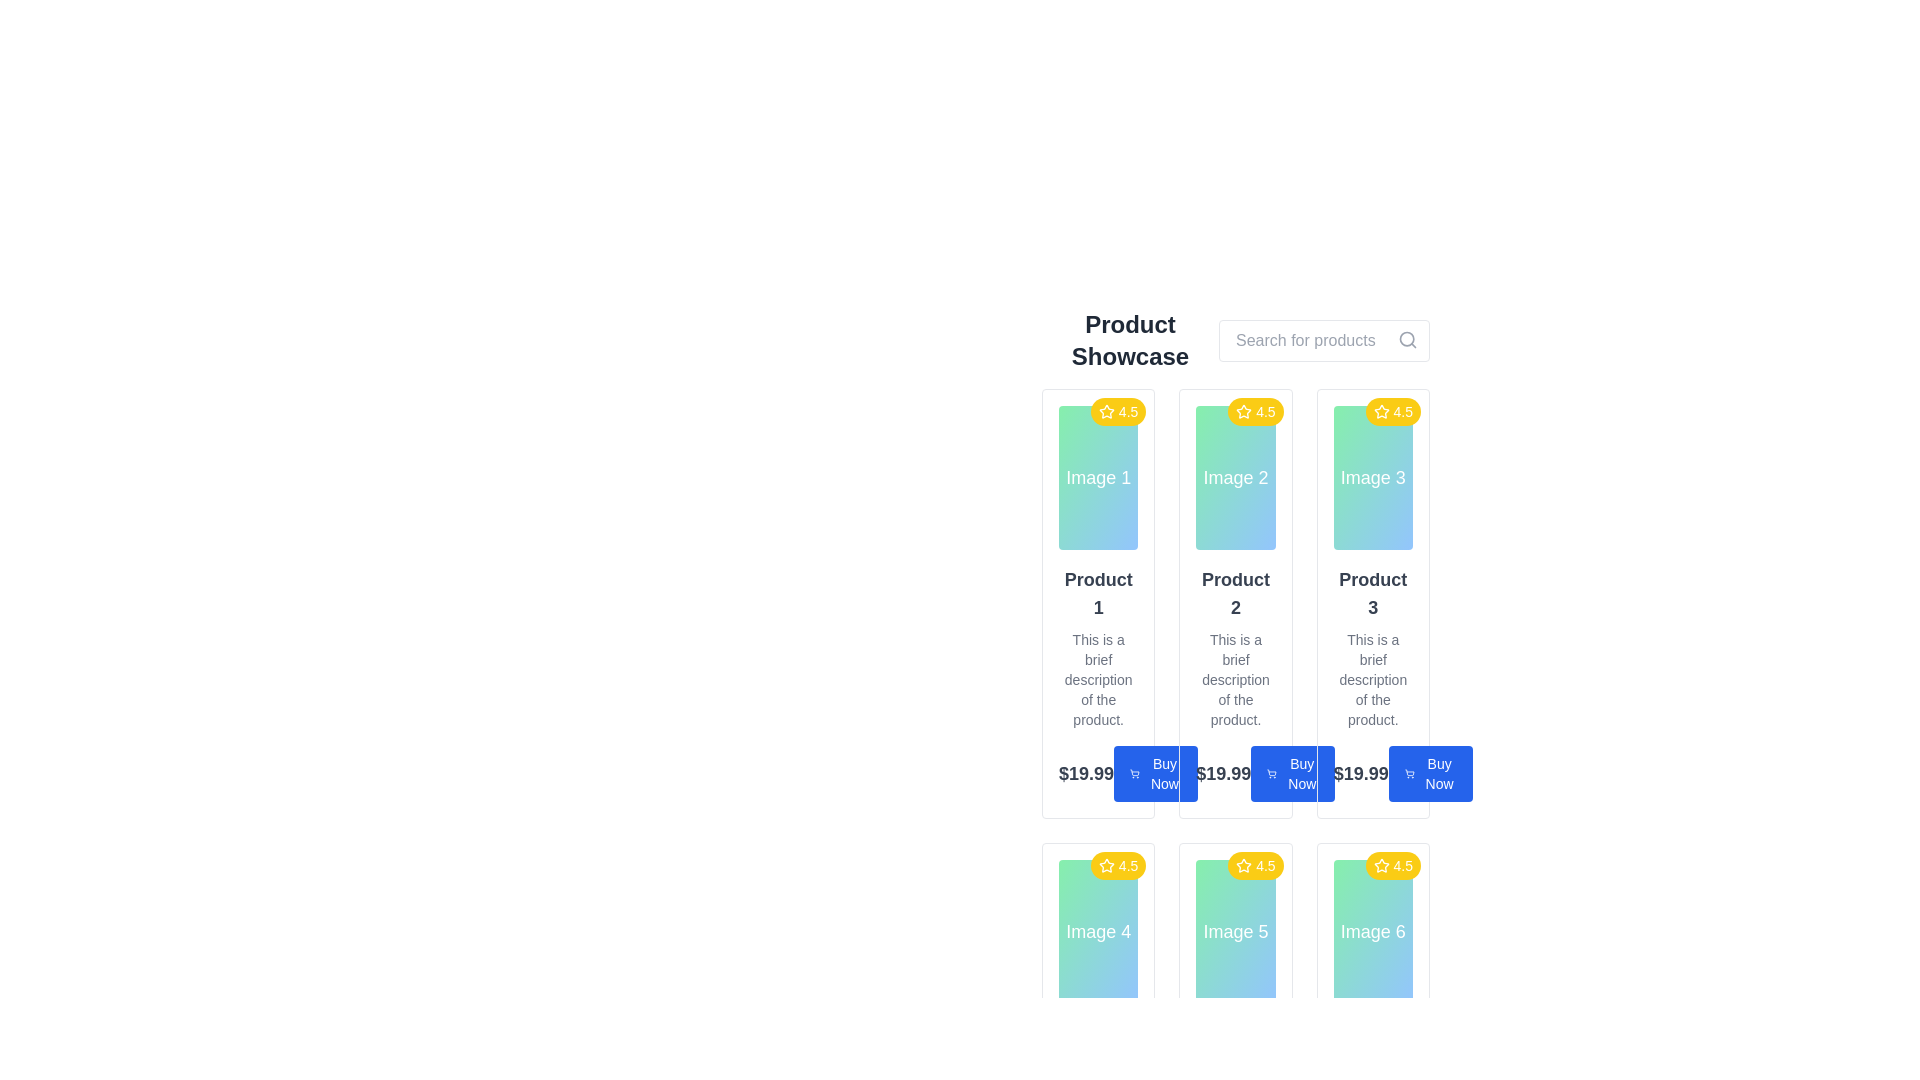  Describe the element at coordinates (1097, 478) in the screenshot. I see `the text label 'Image 1', which is styled in white and centered on a rectangular card in the product showcase grid` at that location.